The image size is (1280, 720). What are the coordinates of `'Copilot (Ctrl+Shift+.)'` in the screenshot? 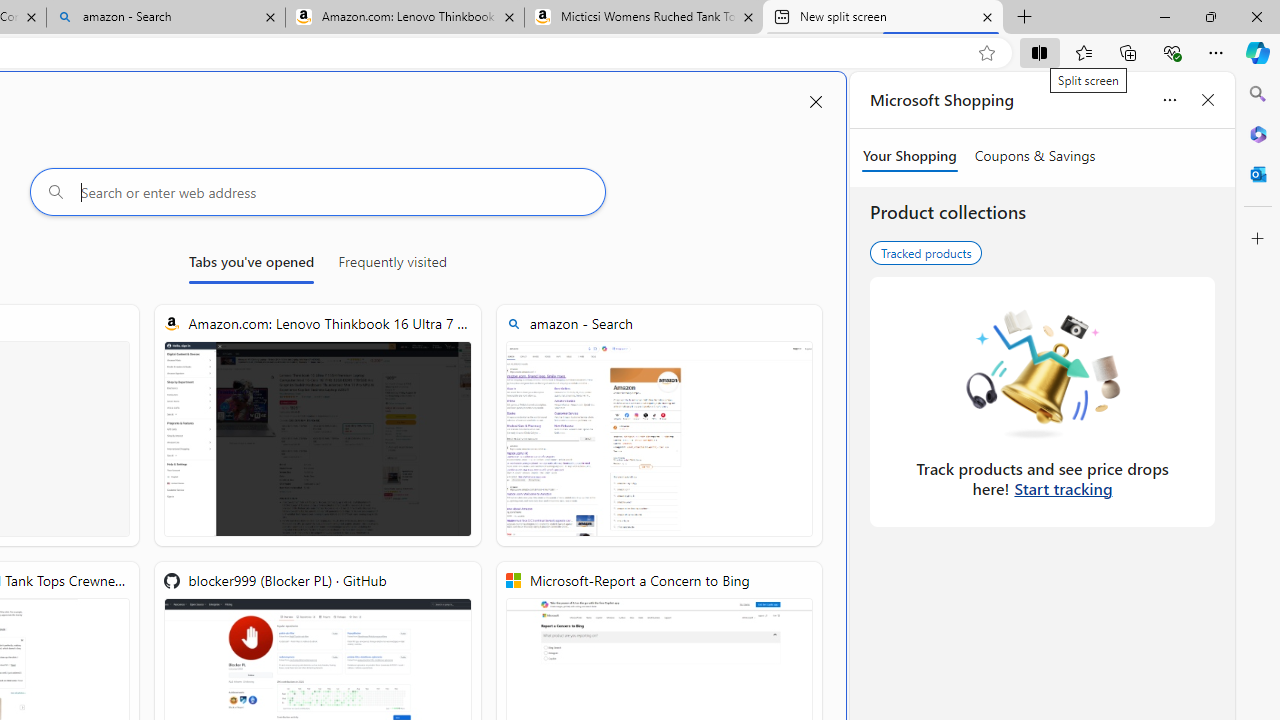 It's located at (1257, 51).